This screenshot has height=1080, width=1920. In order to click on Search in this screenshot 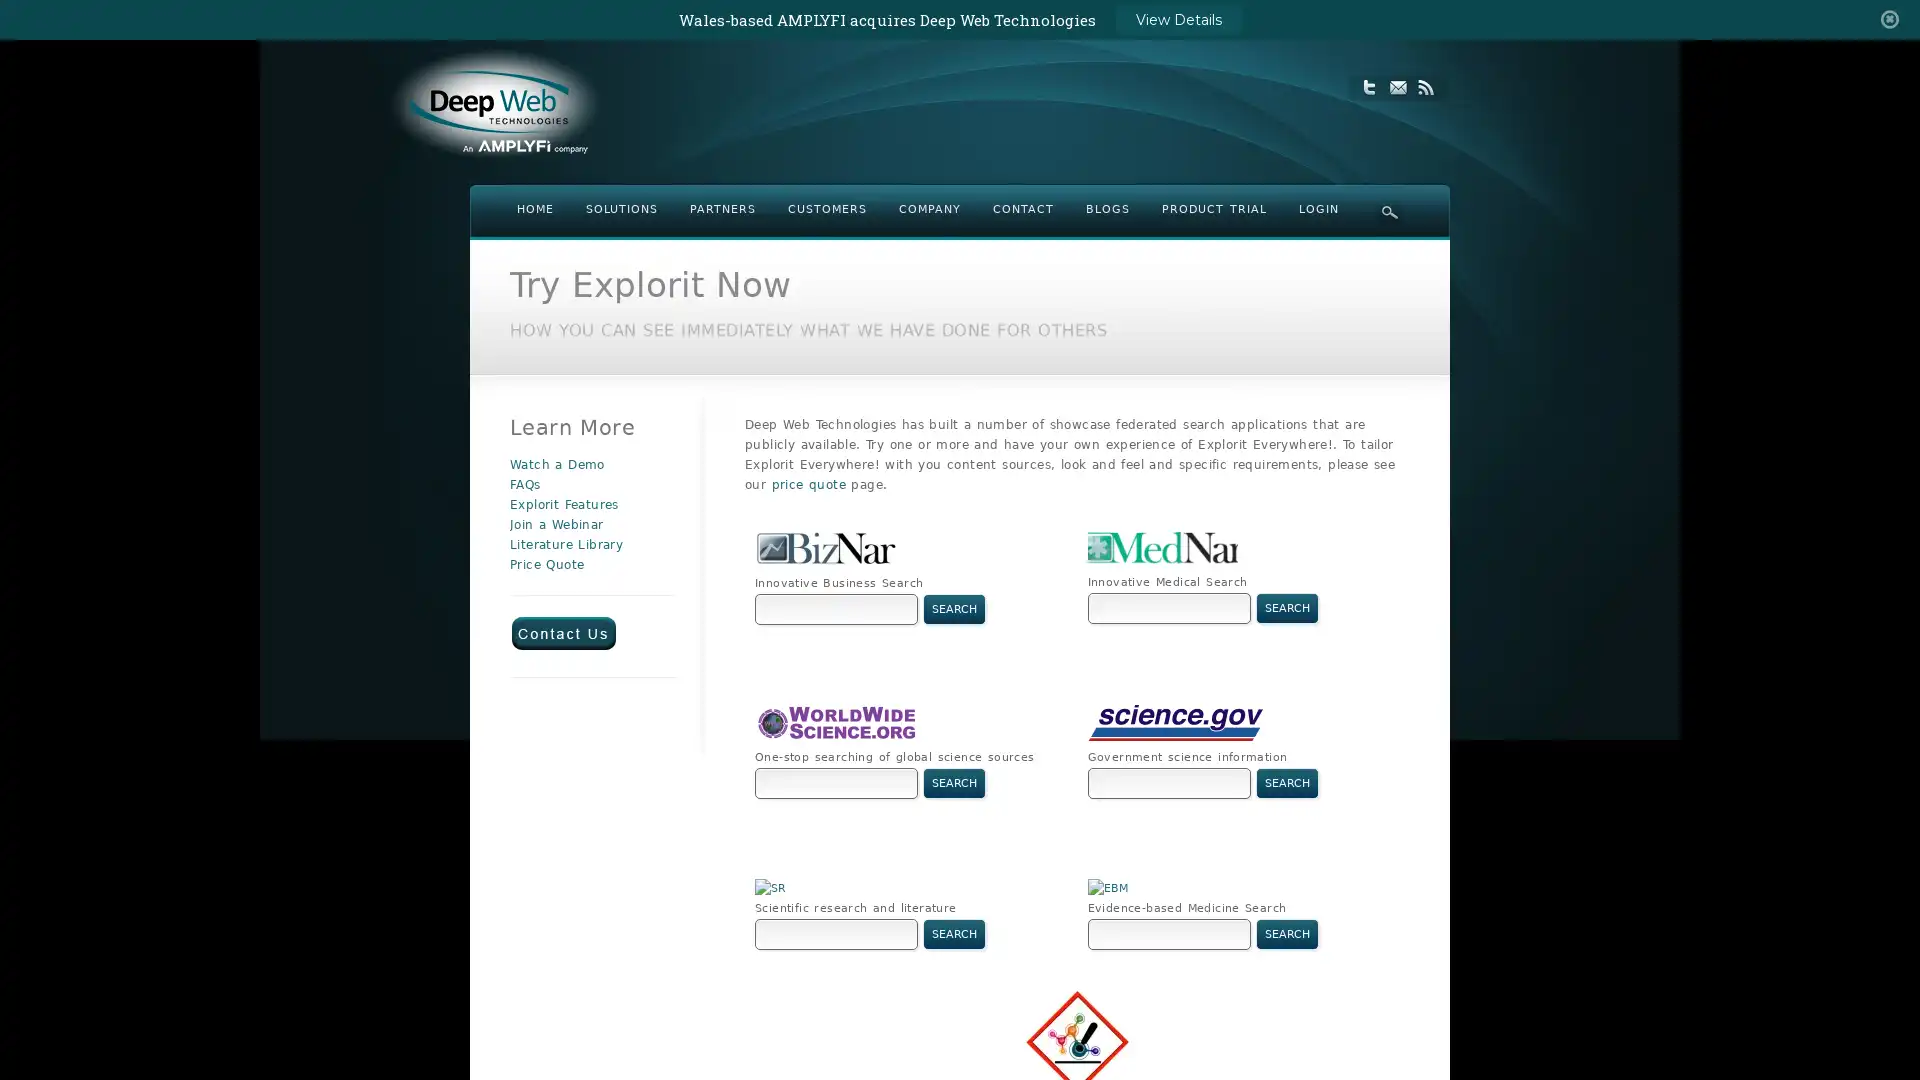, I will do `click(953, 781)`.